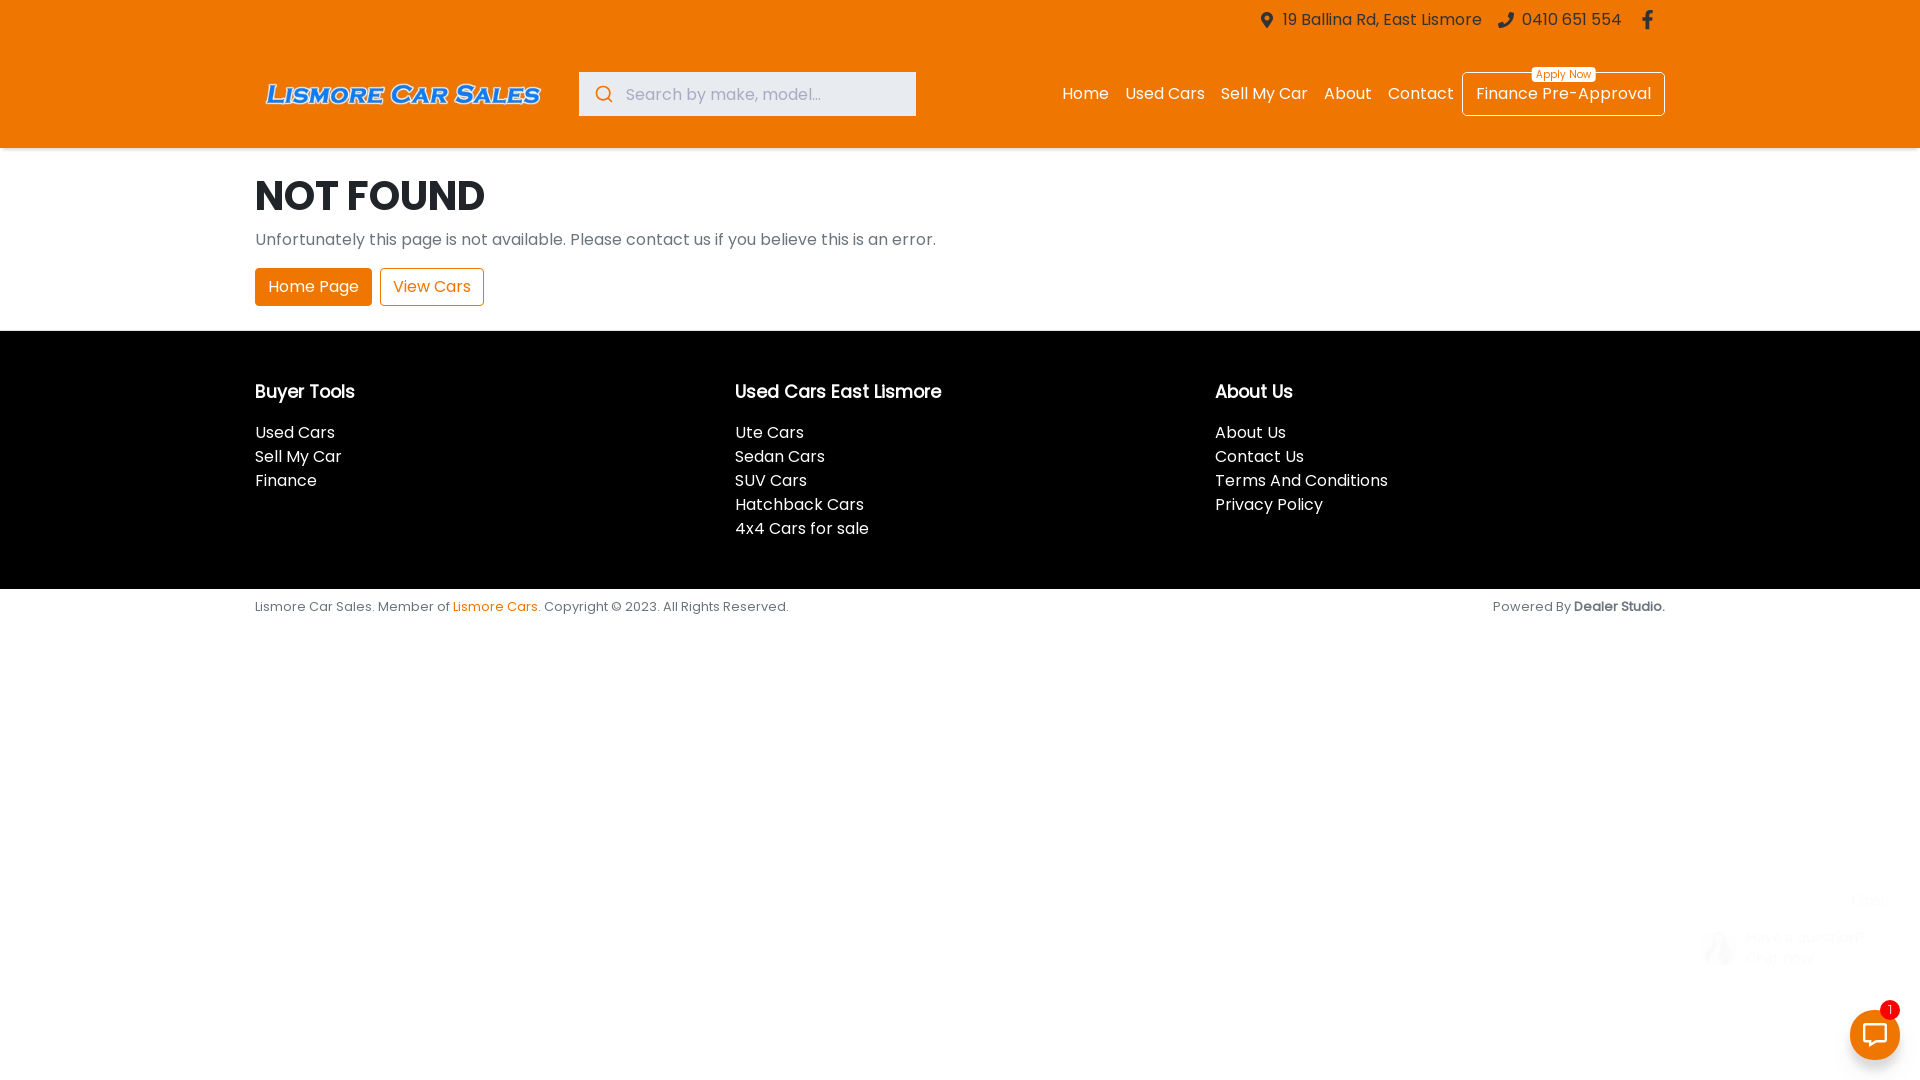  Describe the element at coordinates (285, 480) in the screenshot. I see `'Finance'` at that location.